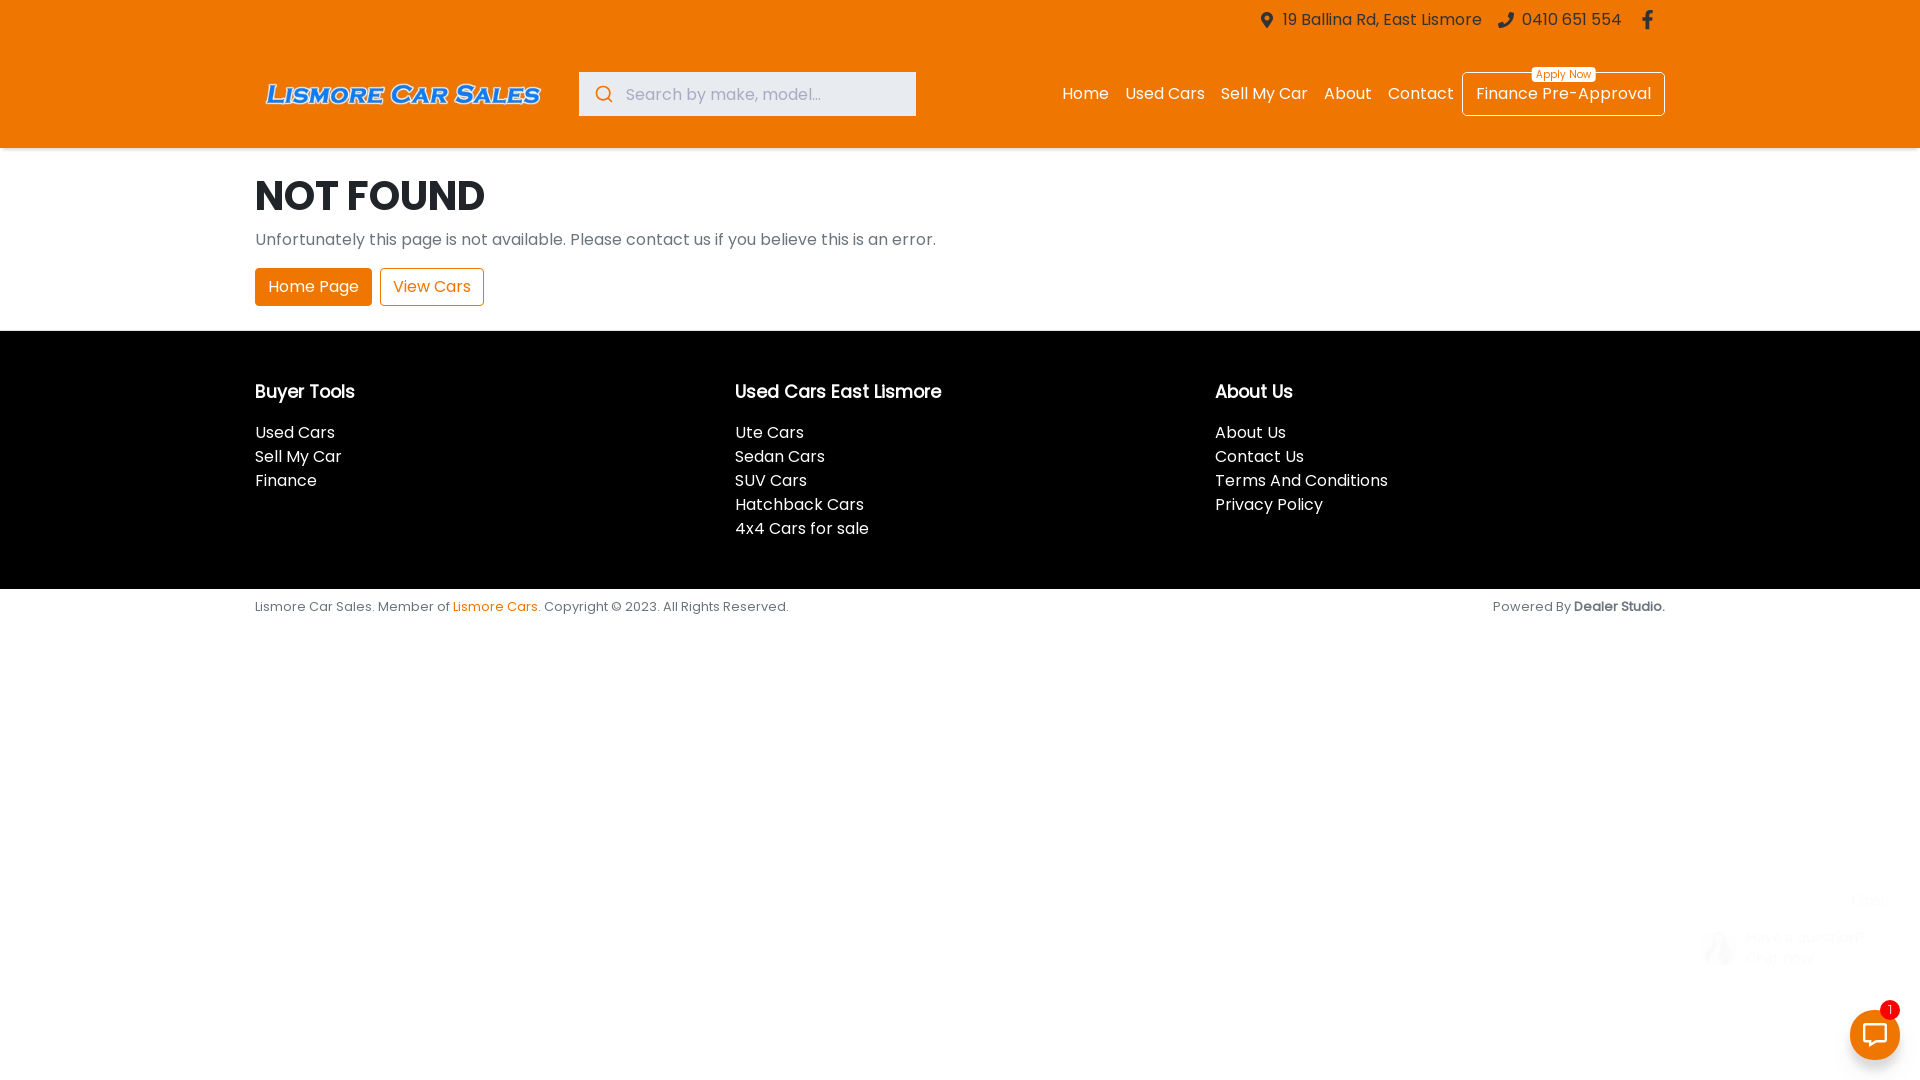  Describe the element at coordinates (285, 480) in the screenshot. I see `'Finance'` at that location.